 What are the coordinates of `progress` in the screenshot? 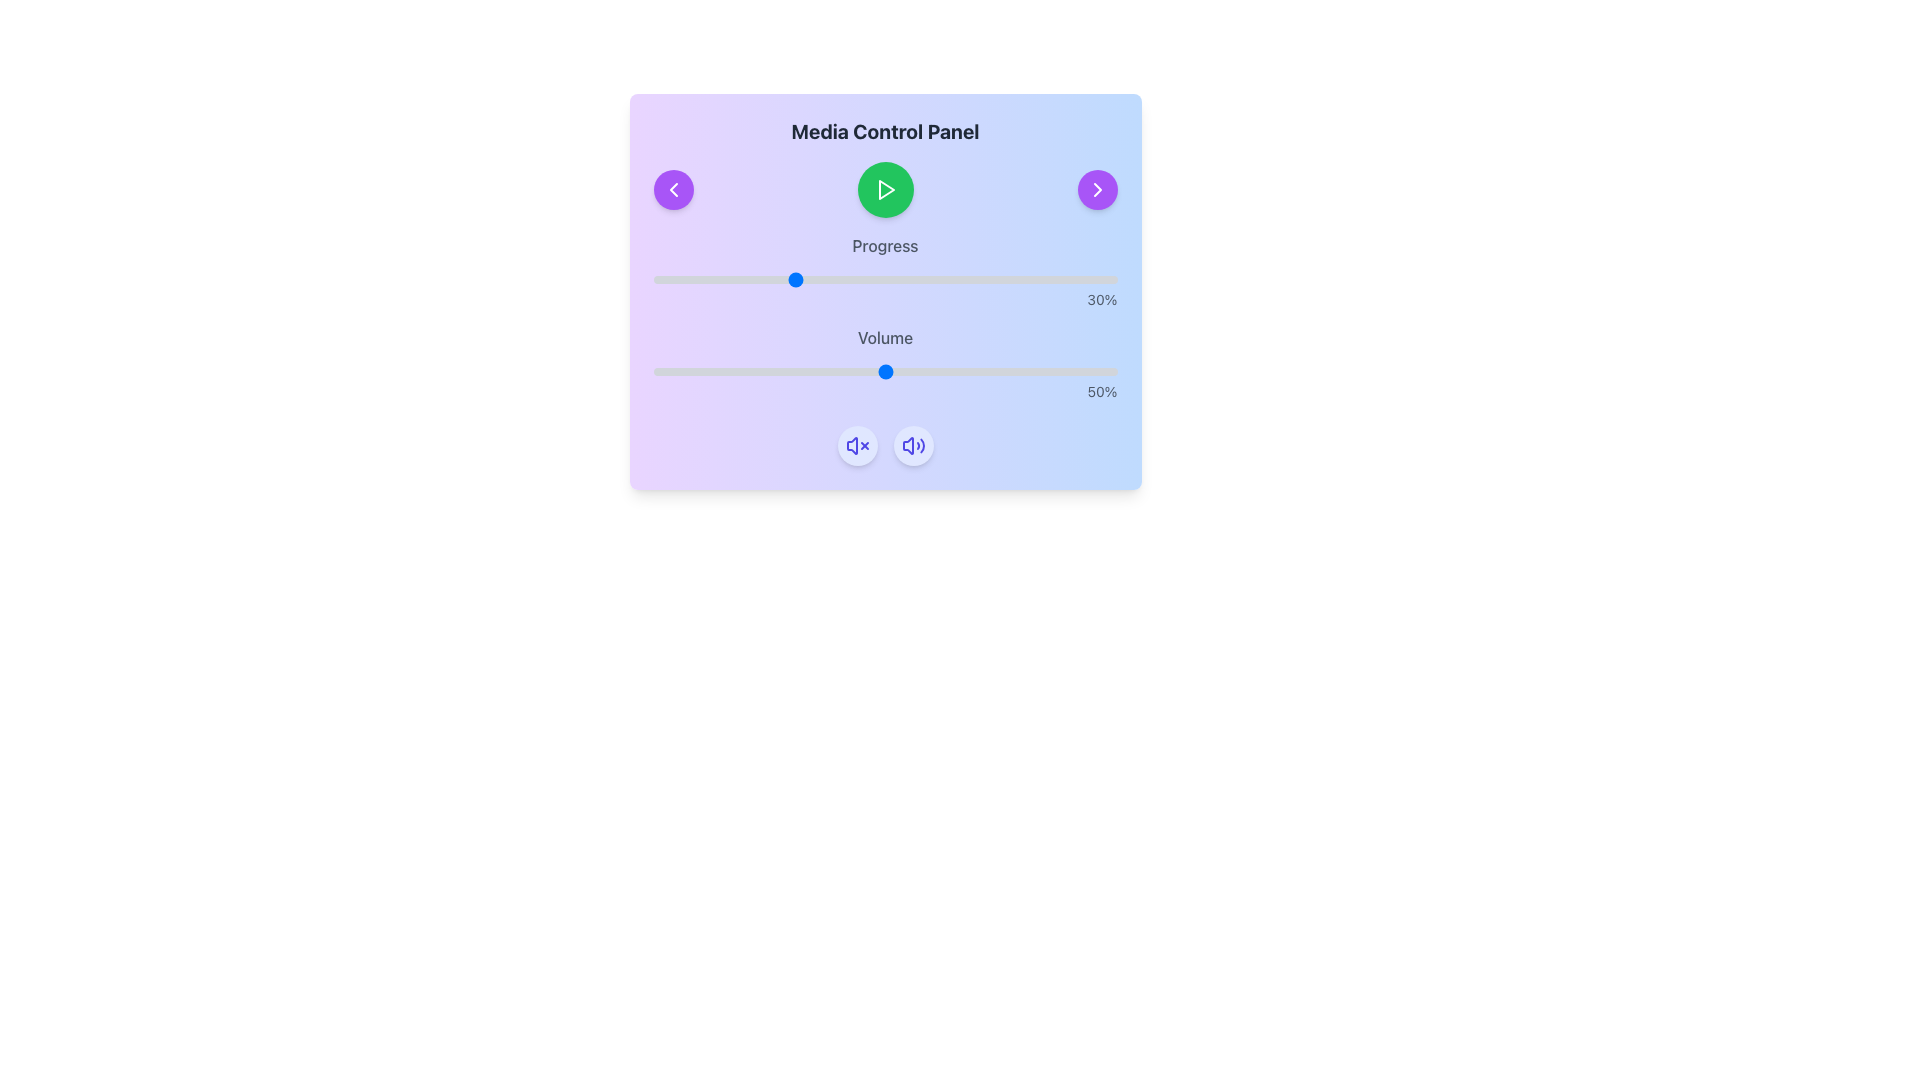 It's located at (996, 280).